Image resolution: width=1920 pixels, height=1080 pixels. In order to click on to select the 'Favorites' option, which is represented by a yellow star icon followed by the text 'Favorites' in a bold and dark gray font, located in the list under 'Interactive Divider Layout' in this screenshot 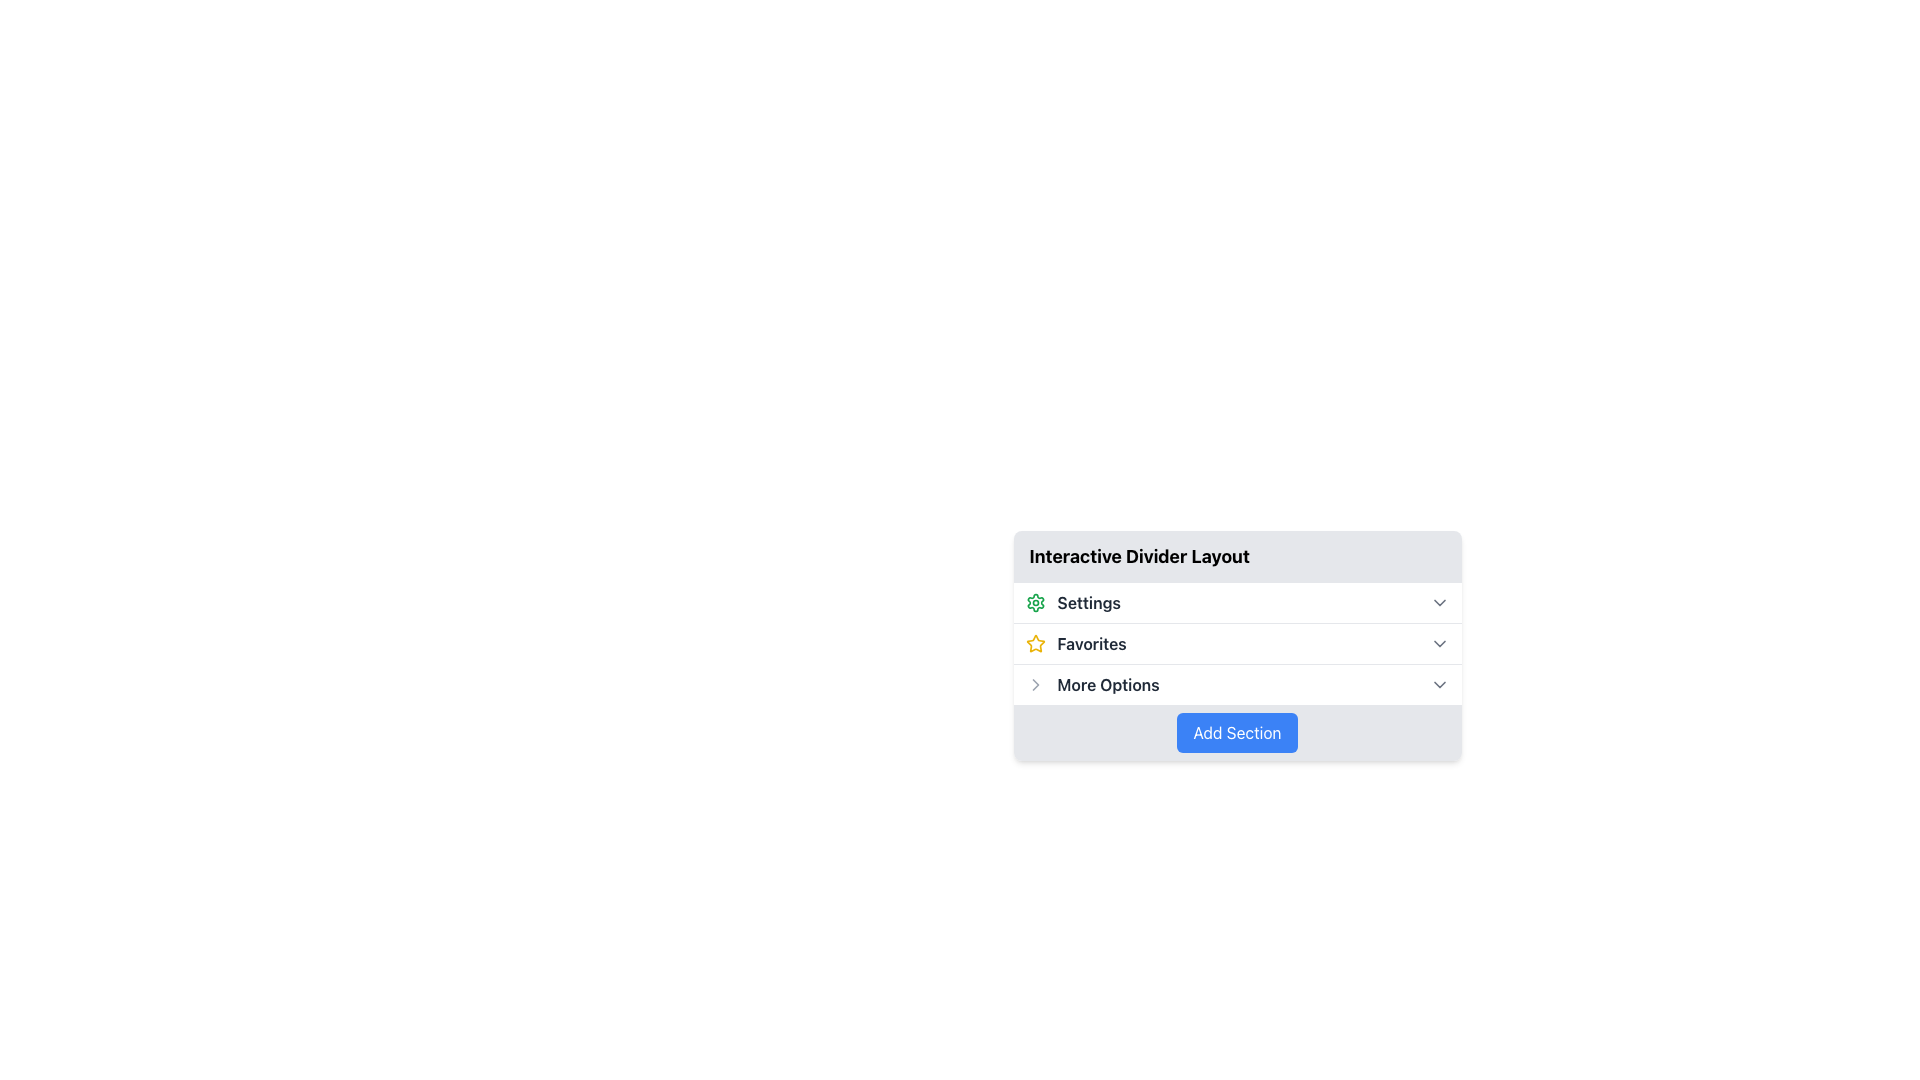, I will do `click(1075, 644)`.